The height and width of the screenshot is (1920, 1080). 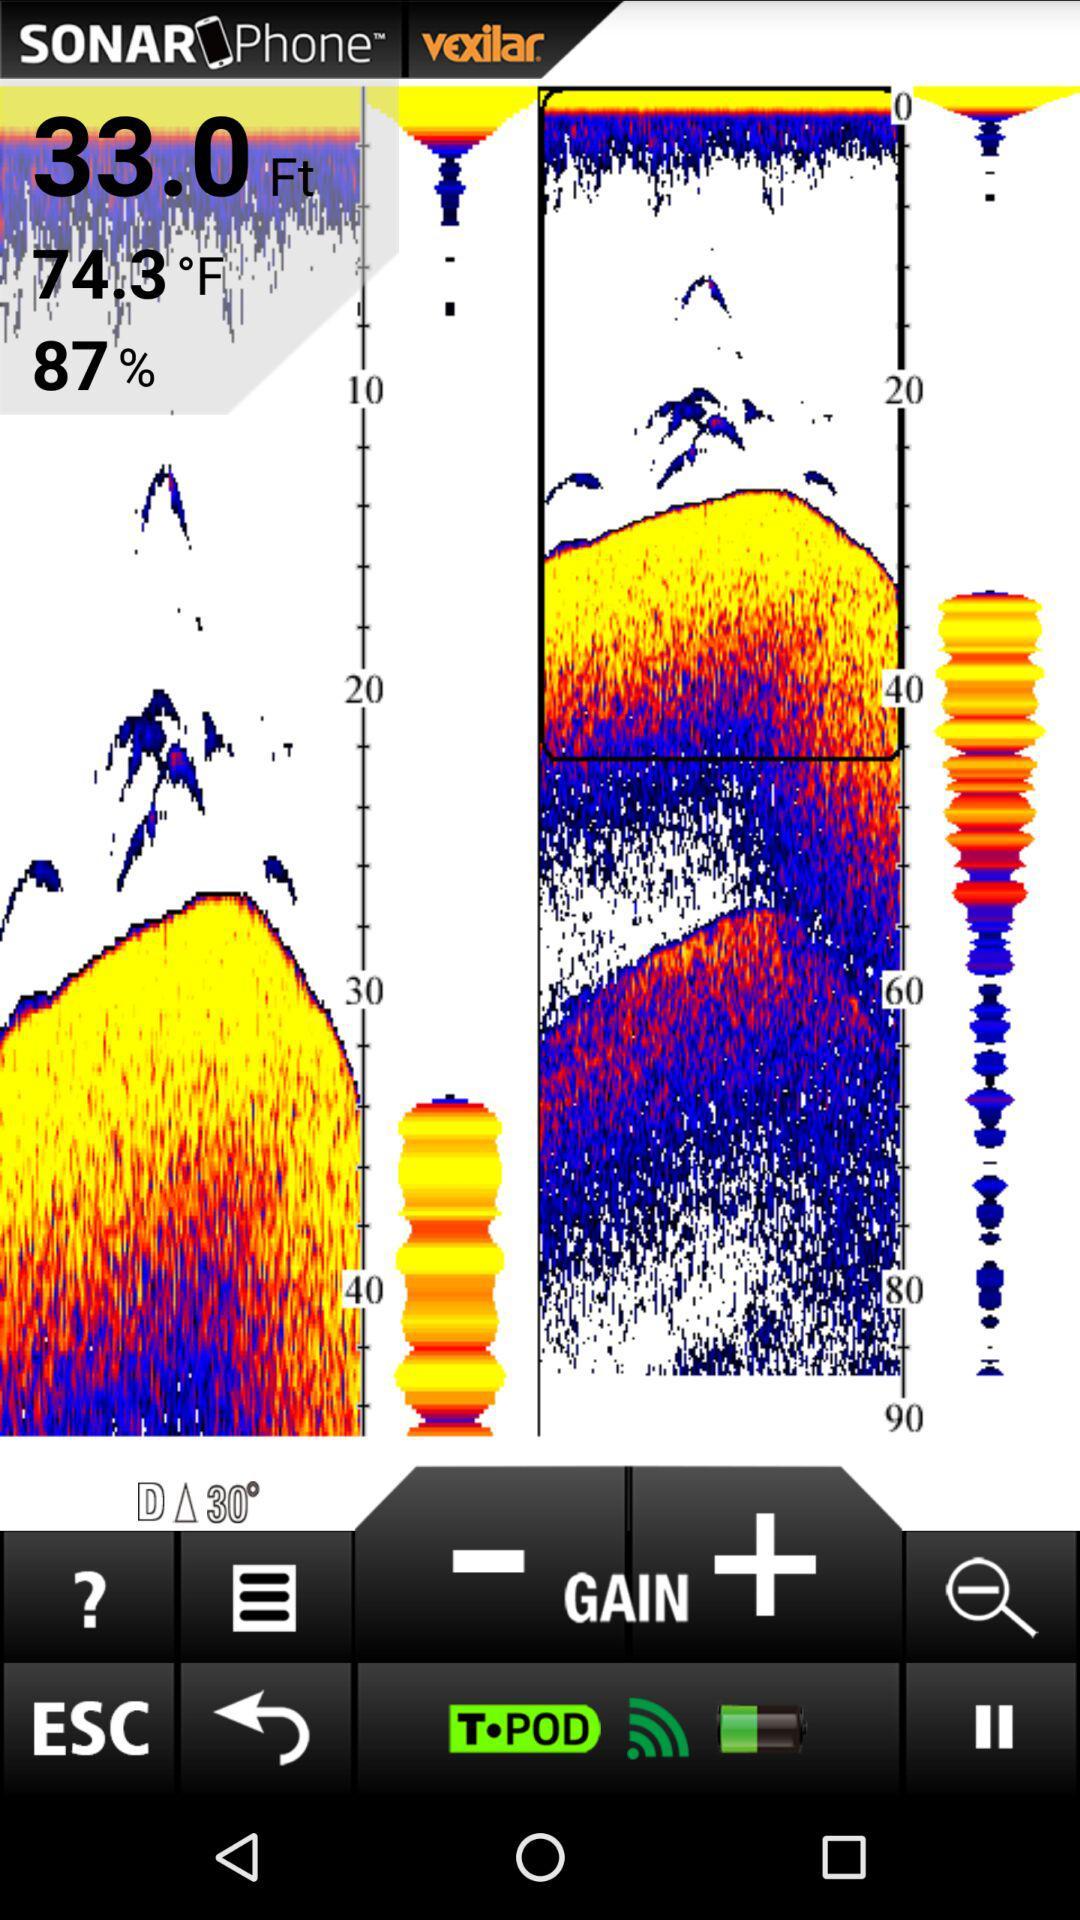 I want to click on question mark, so click(x=87, y=1596).